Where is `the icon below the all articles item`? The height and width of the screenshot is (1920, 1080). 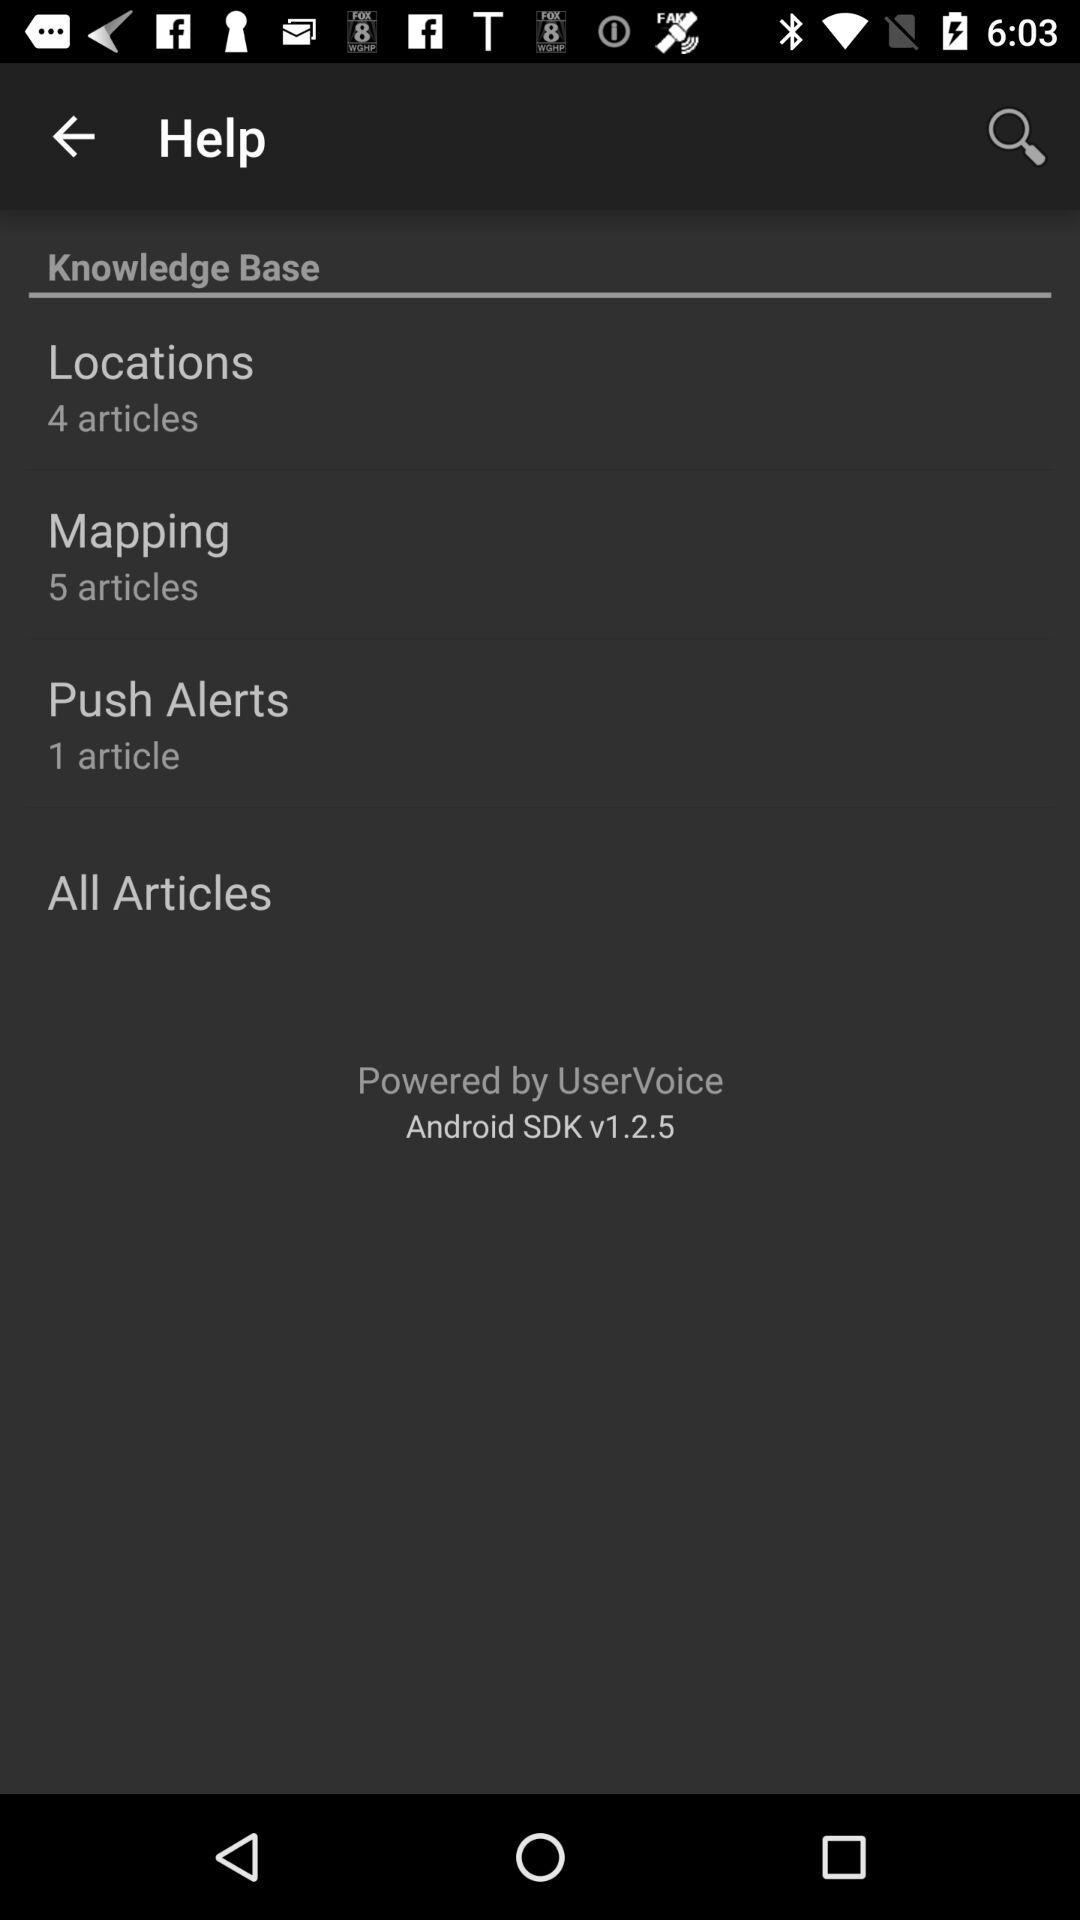
the icon below the all articles item is located at coordinates (540, 1078).